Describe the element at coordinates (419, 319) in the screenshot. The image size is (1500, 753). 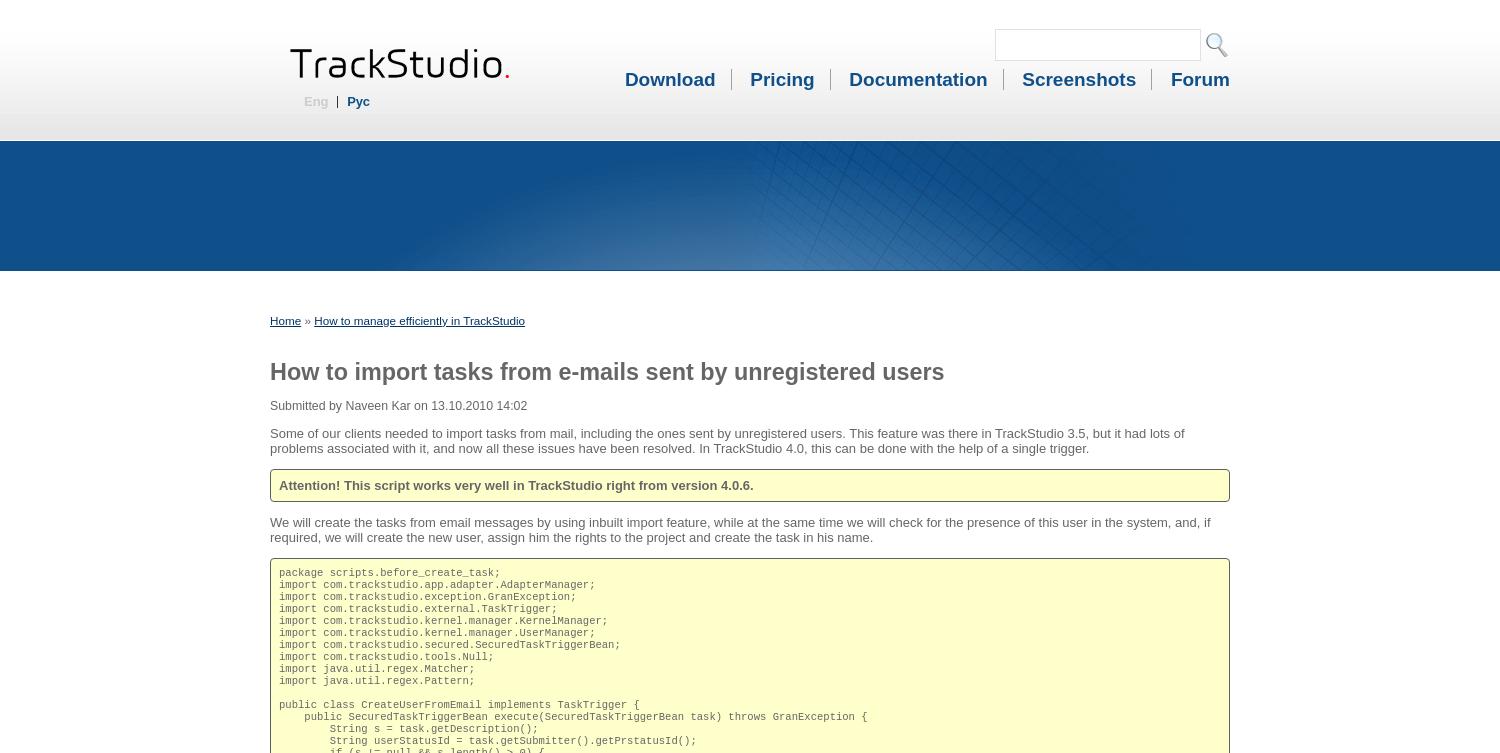
I see `'How to manage efficiently in TrackStudio'` at that location.